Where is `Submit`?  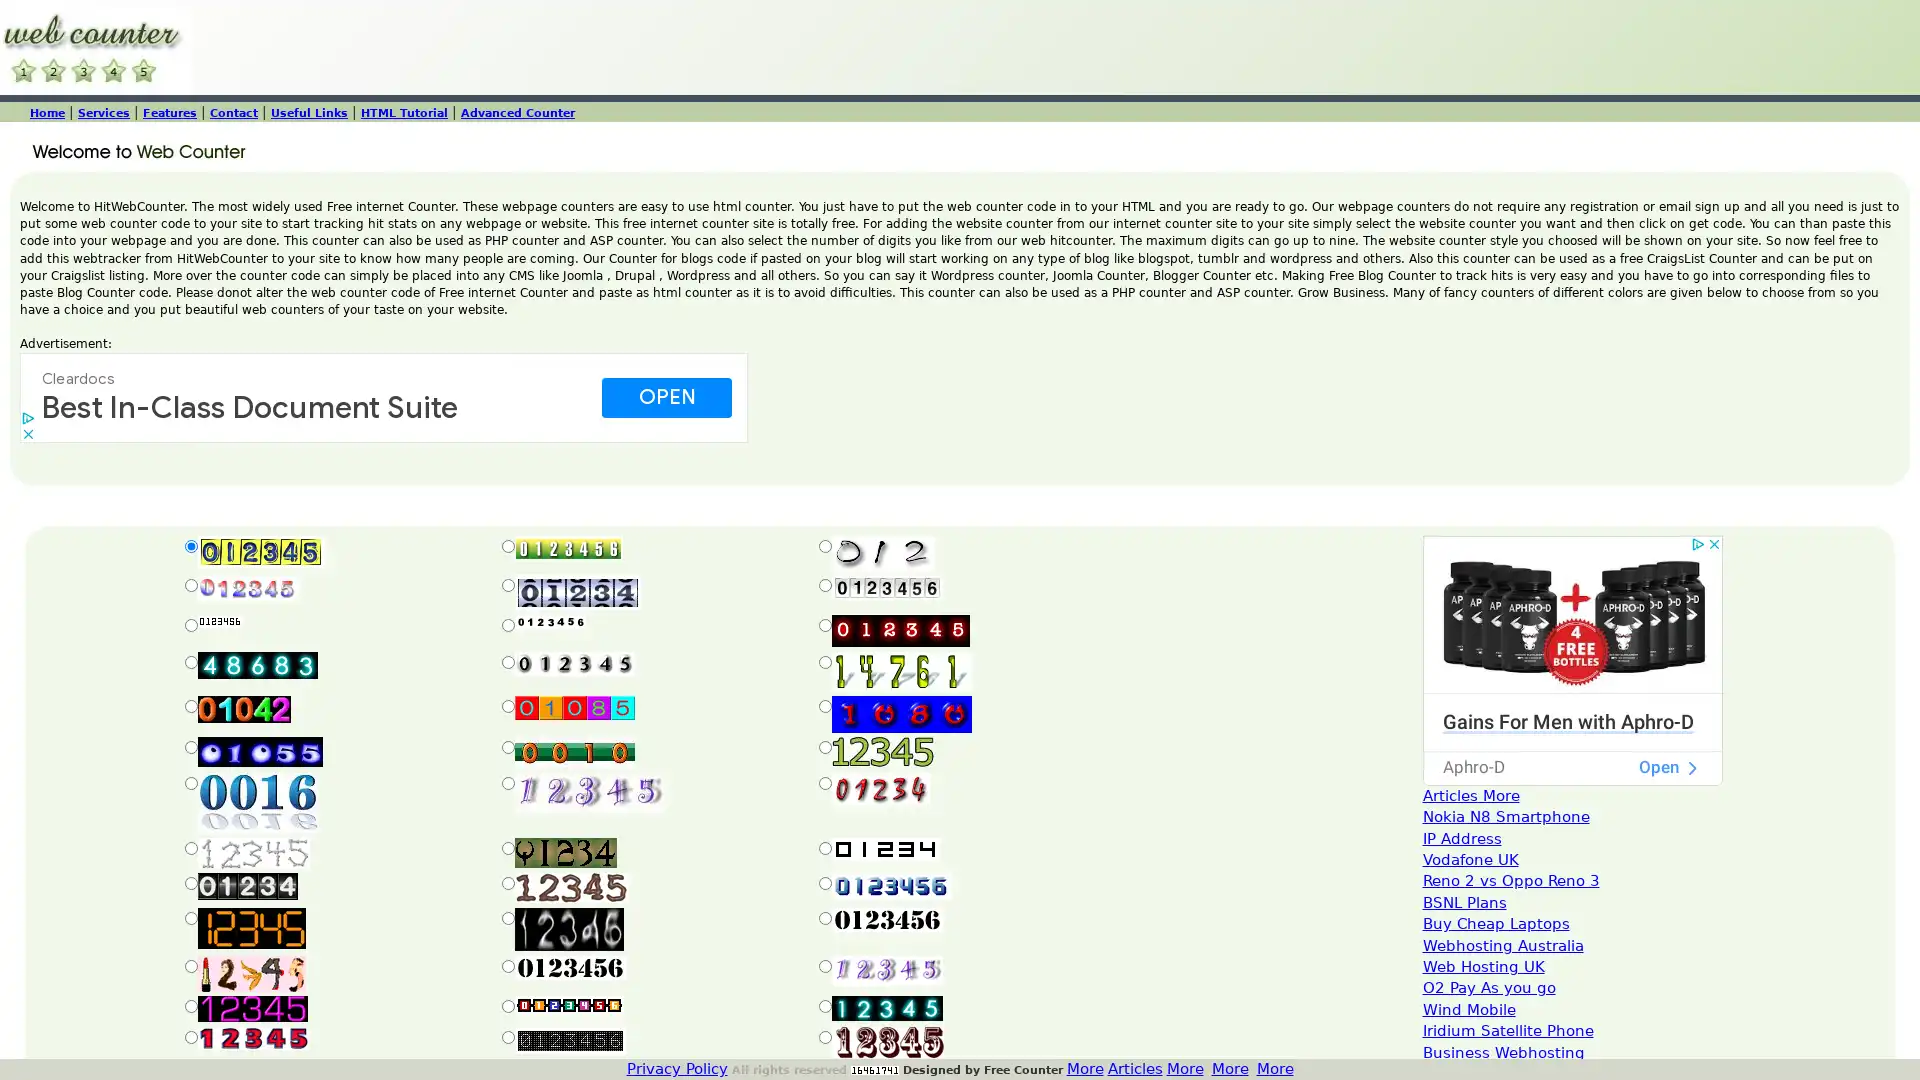
Submit is located at coordinates (883, 848).